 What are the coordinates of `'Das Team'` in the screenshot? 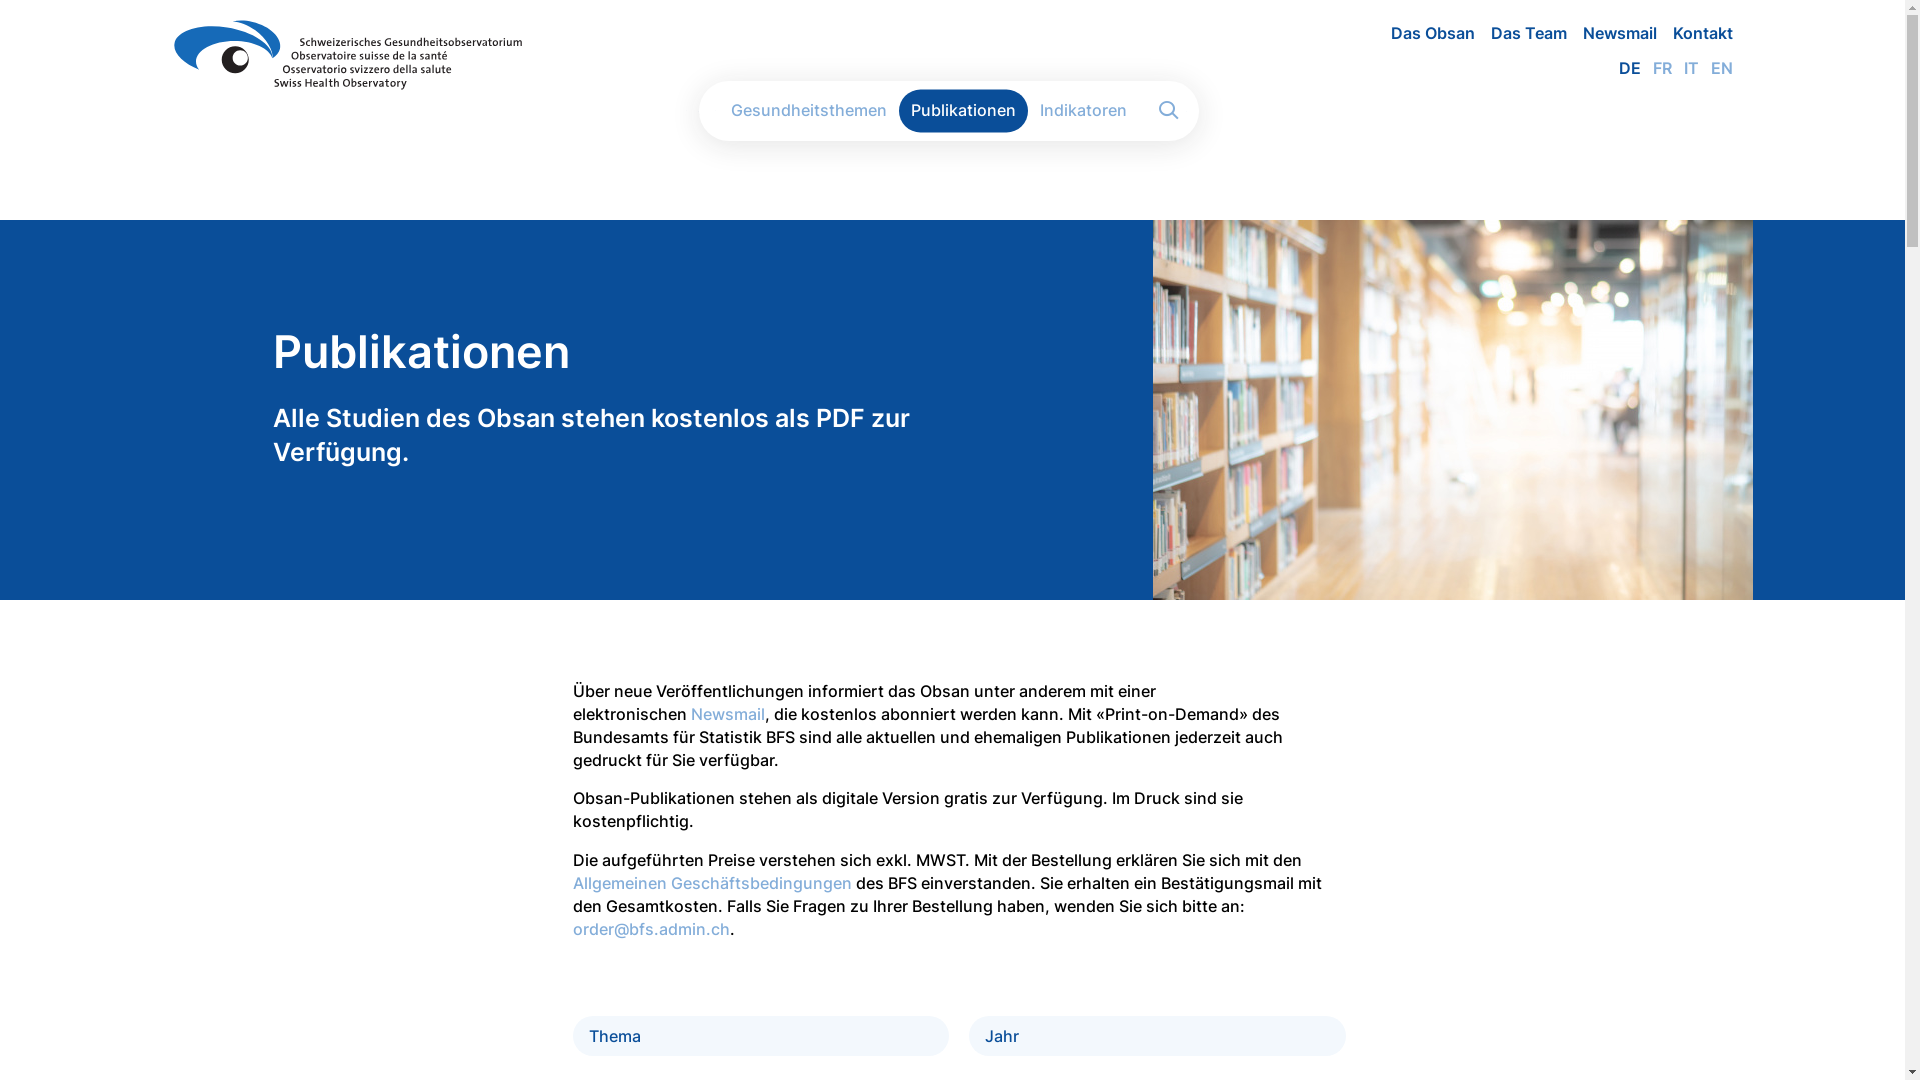 It's located at (1520, 33).